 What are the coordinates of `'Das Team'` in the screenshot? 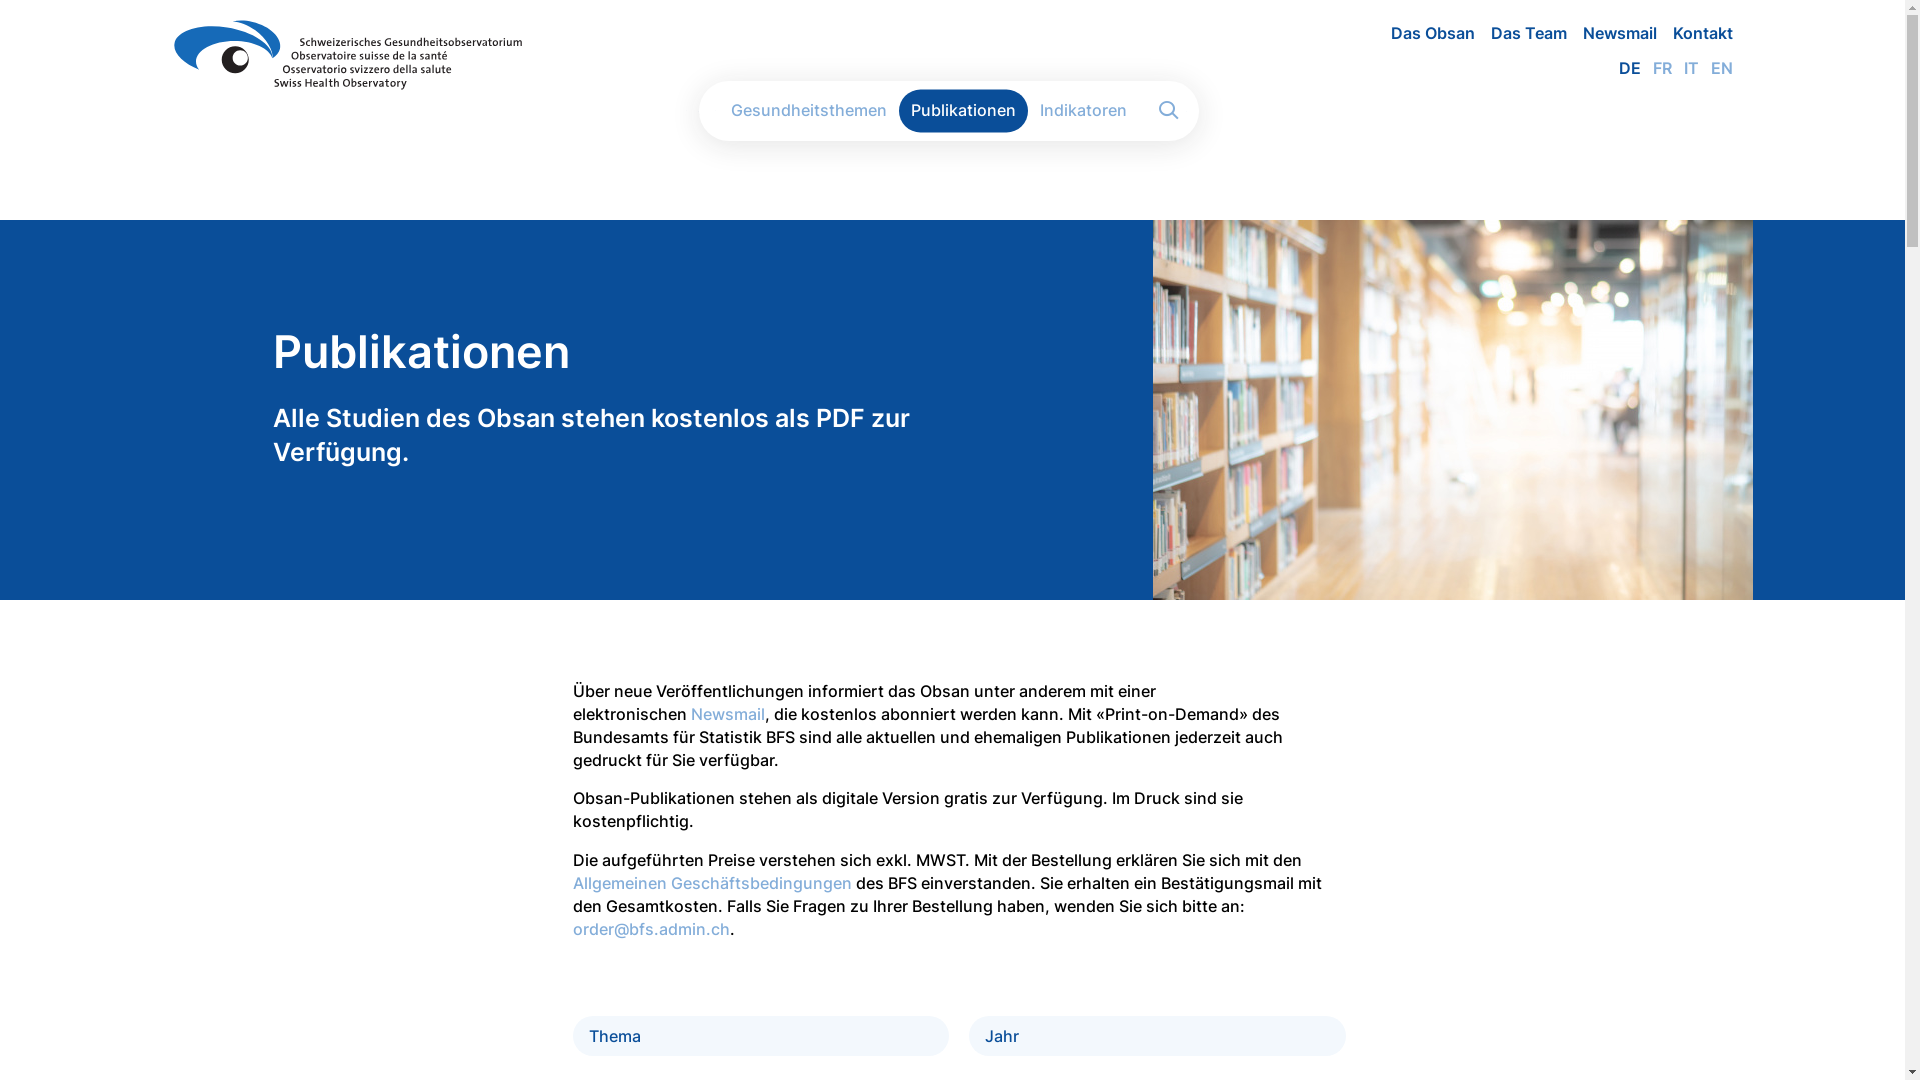 It's located at (1520, 33).